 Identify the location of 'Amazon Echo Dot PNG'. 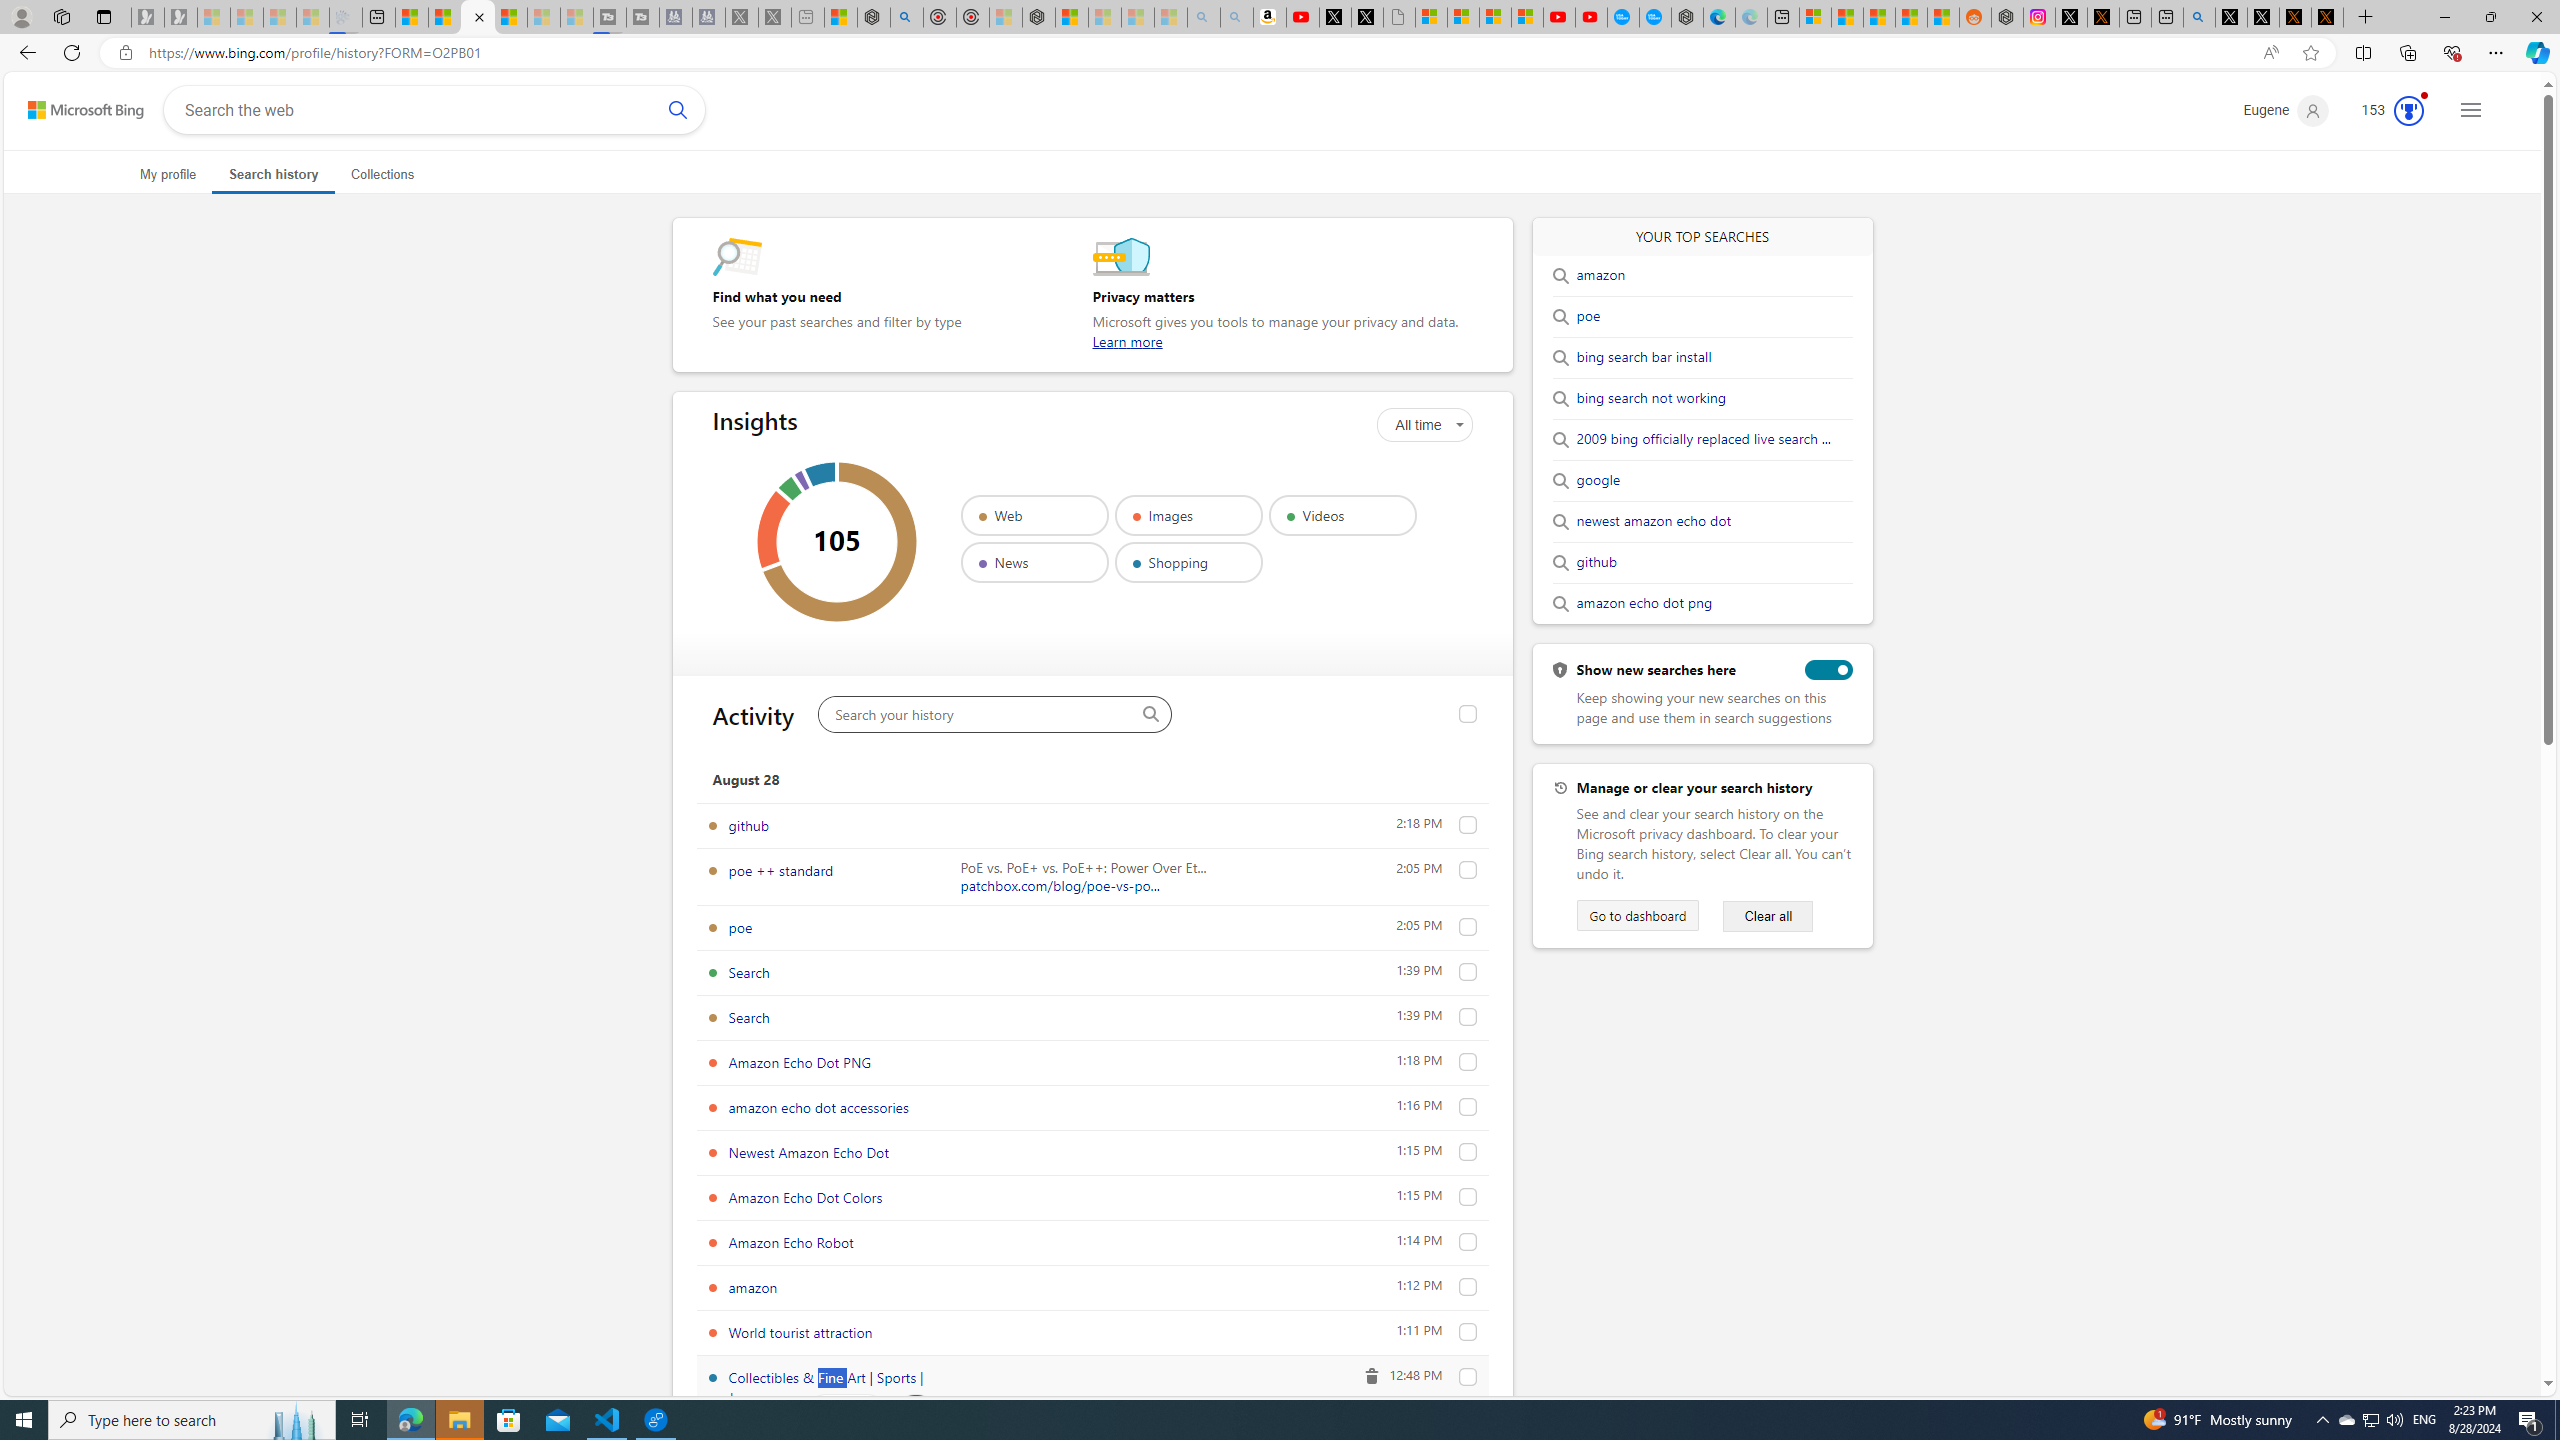
(799, 1061).